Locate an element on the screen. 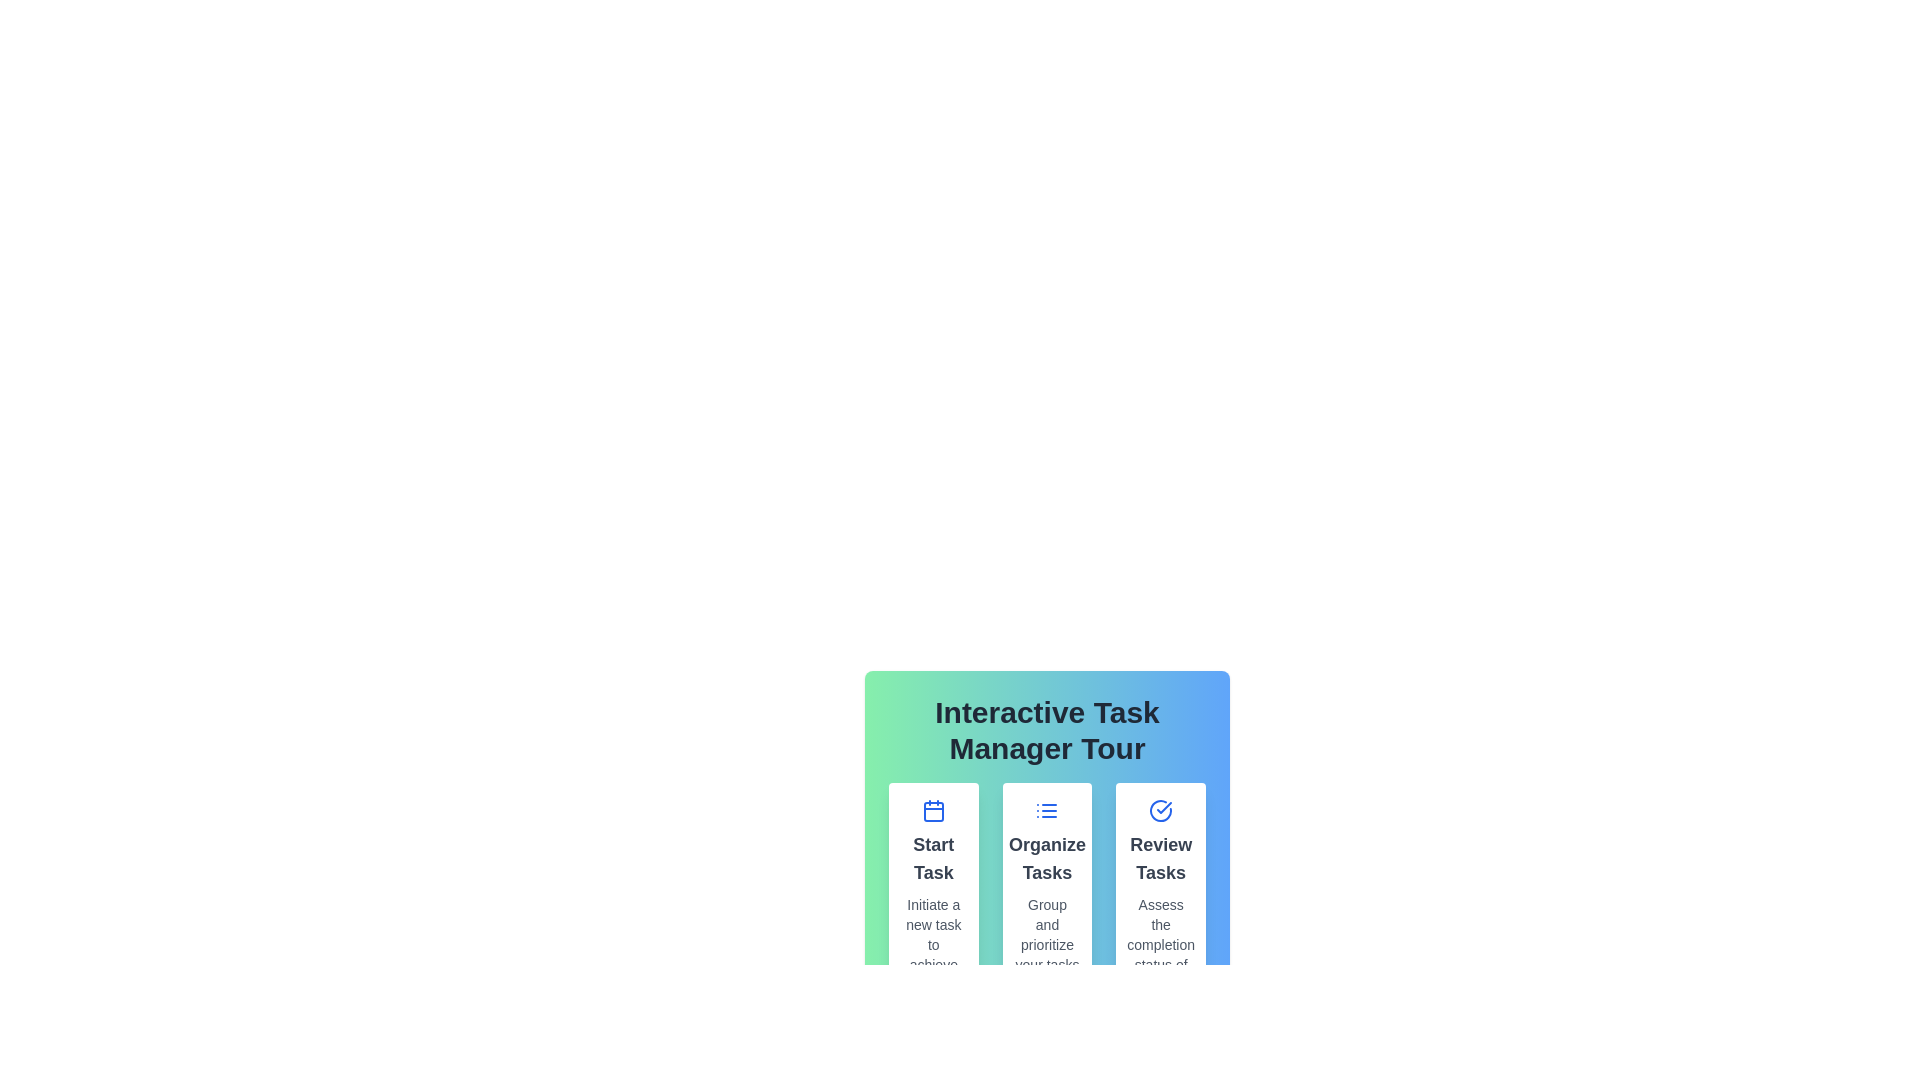 This screenshot has height=1080, width=1920. the heading titled 'Interactive Task Manager Tour' for accessibility features by moving the cursor to its center point is located at coordinates (1046, 731).